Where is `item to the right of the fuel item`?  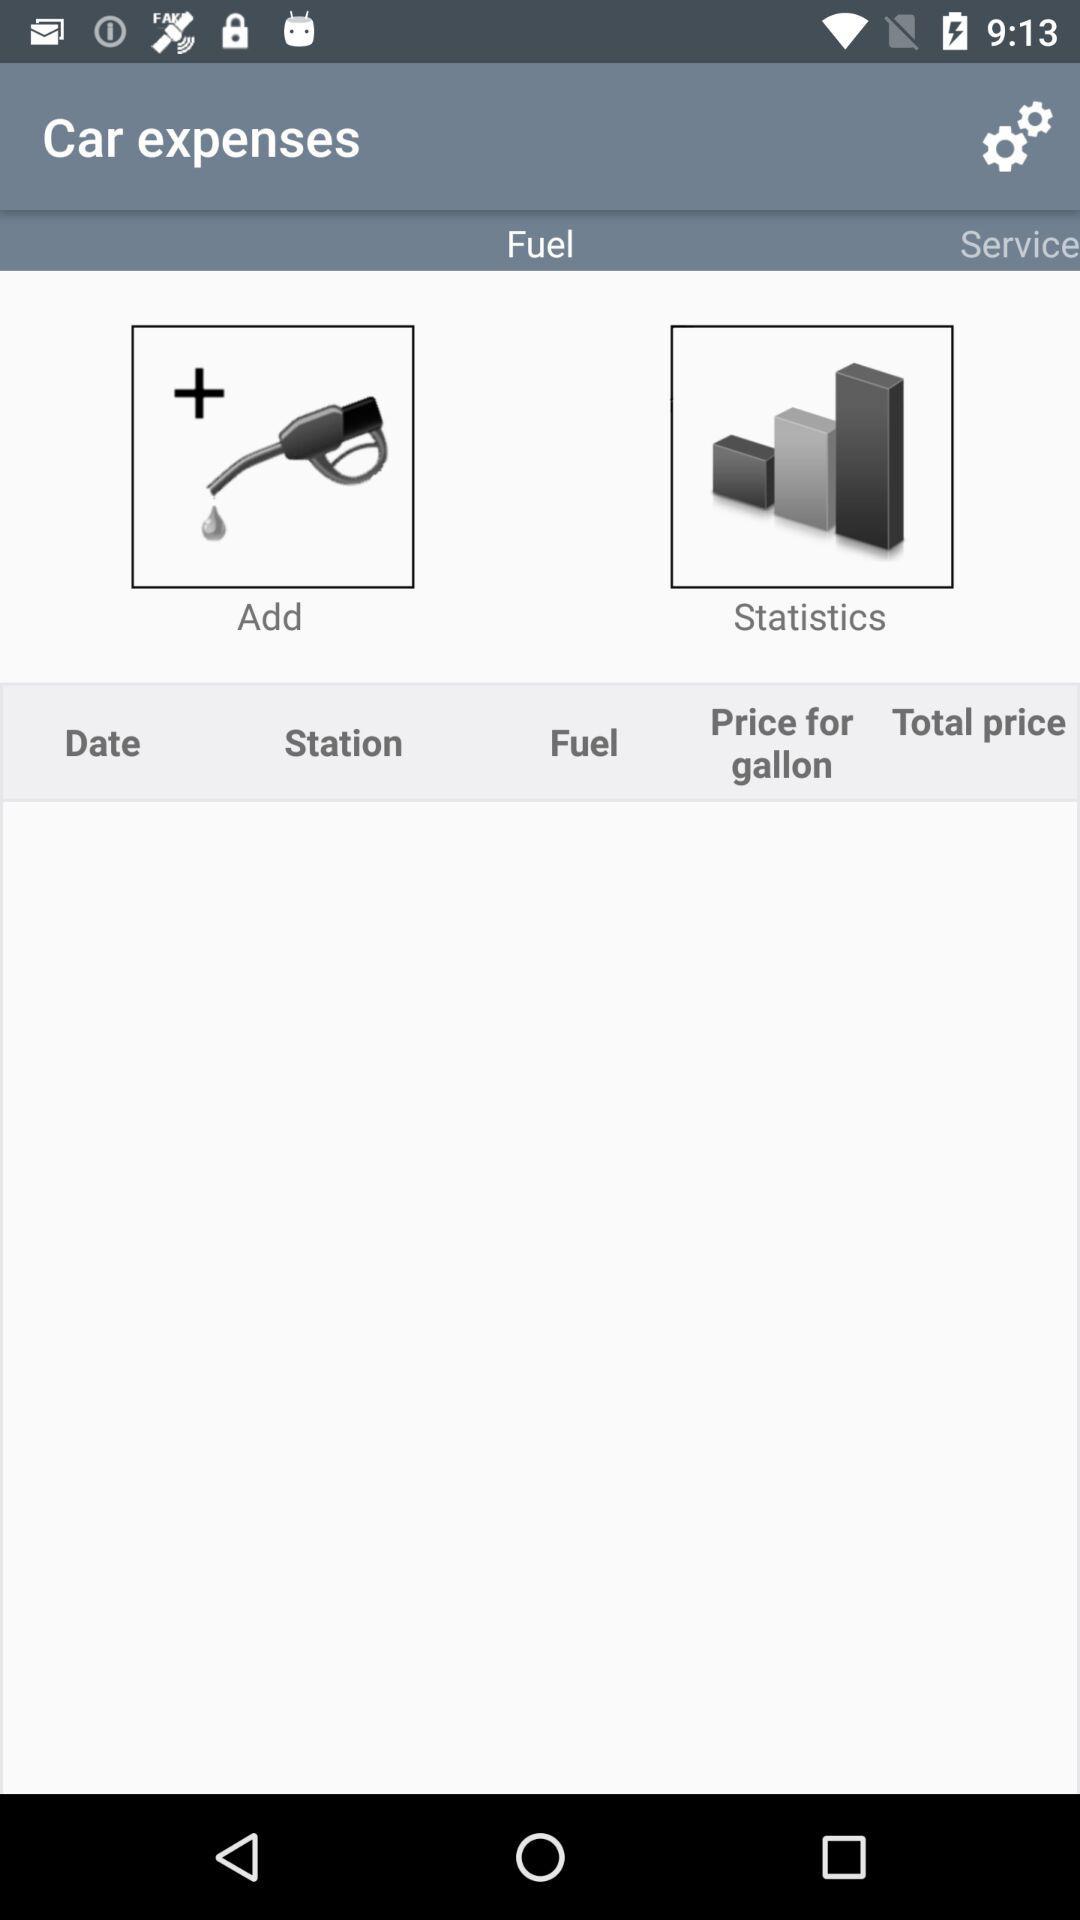 item to the right of the fuel item is located at coordinates (1017, 135).